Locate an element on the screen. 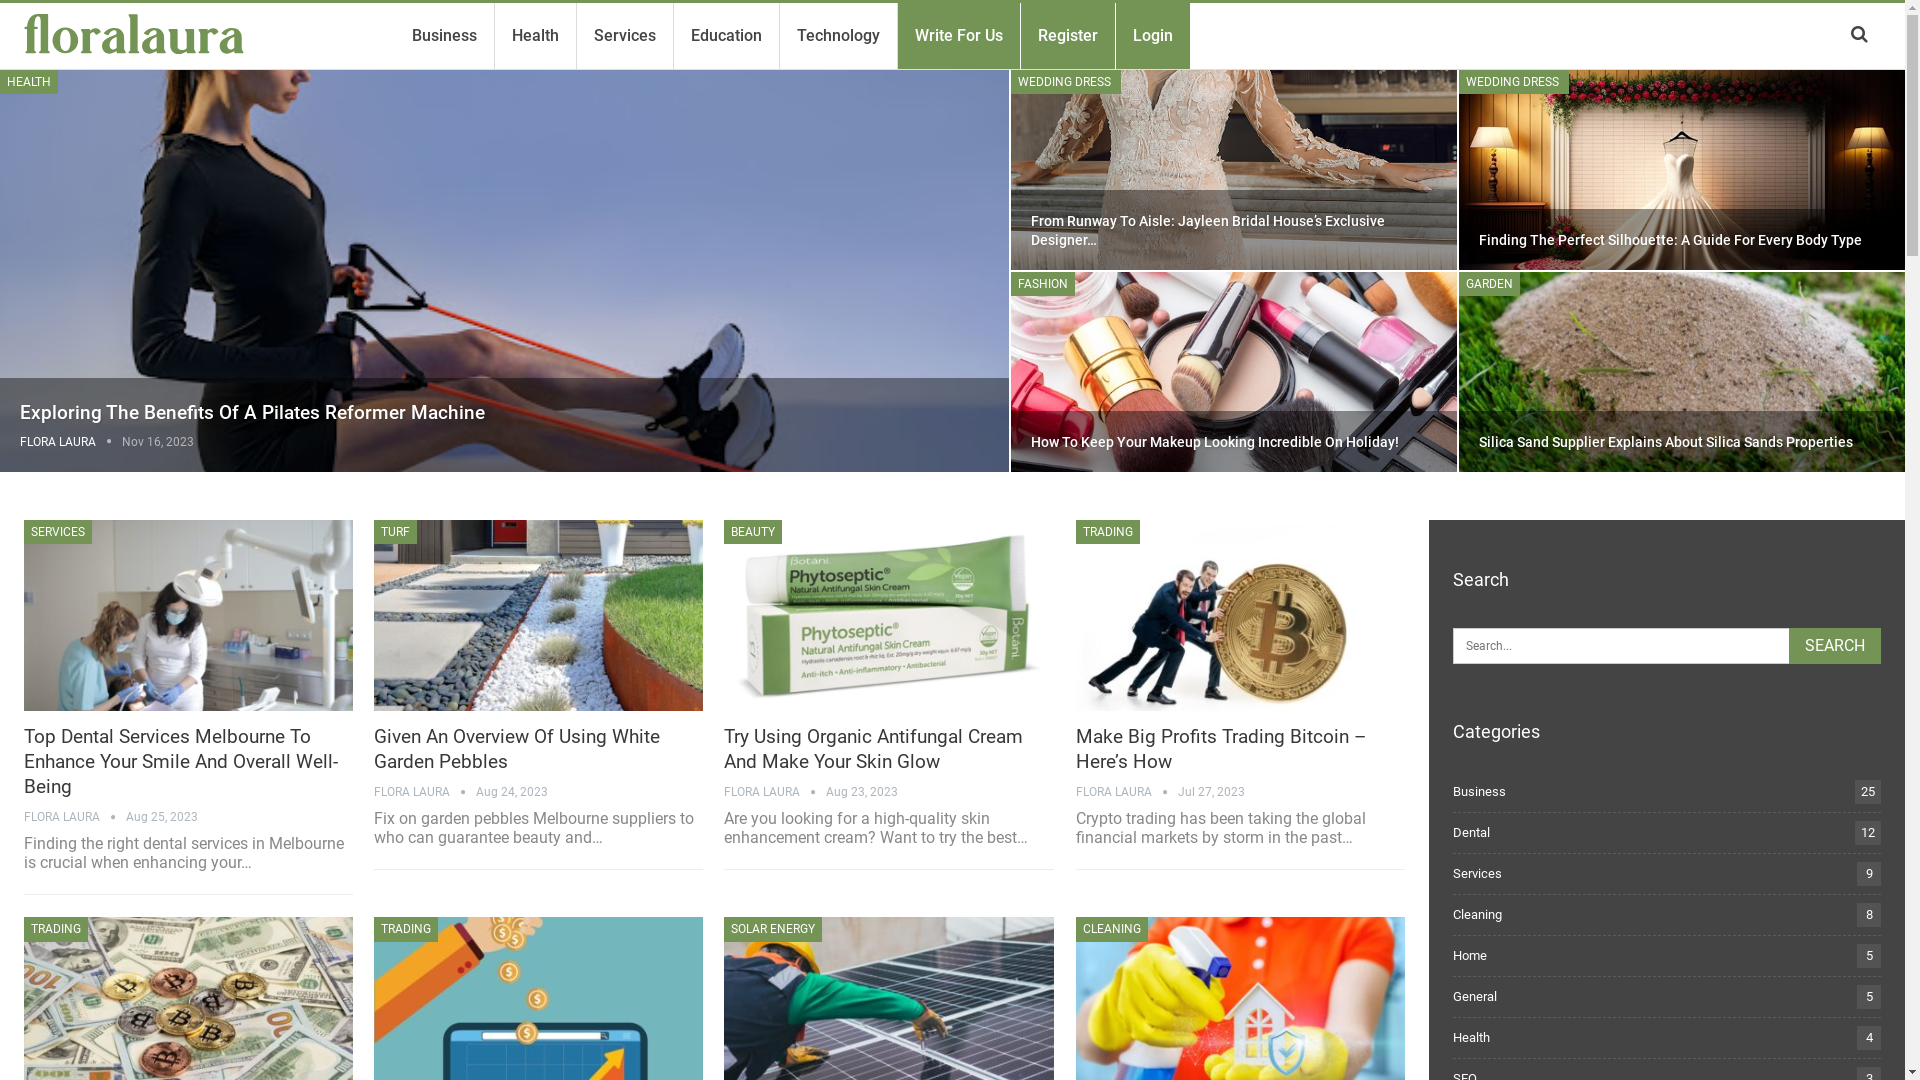 The width and height of the screenshot is (1920, 1080). 'WEDDING DRESS ' is located at coordinates (1513, 80).